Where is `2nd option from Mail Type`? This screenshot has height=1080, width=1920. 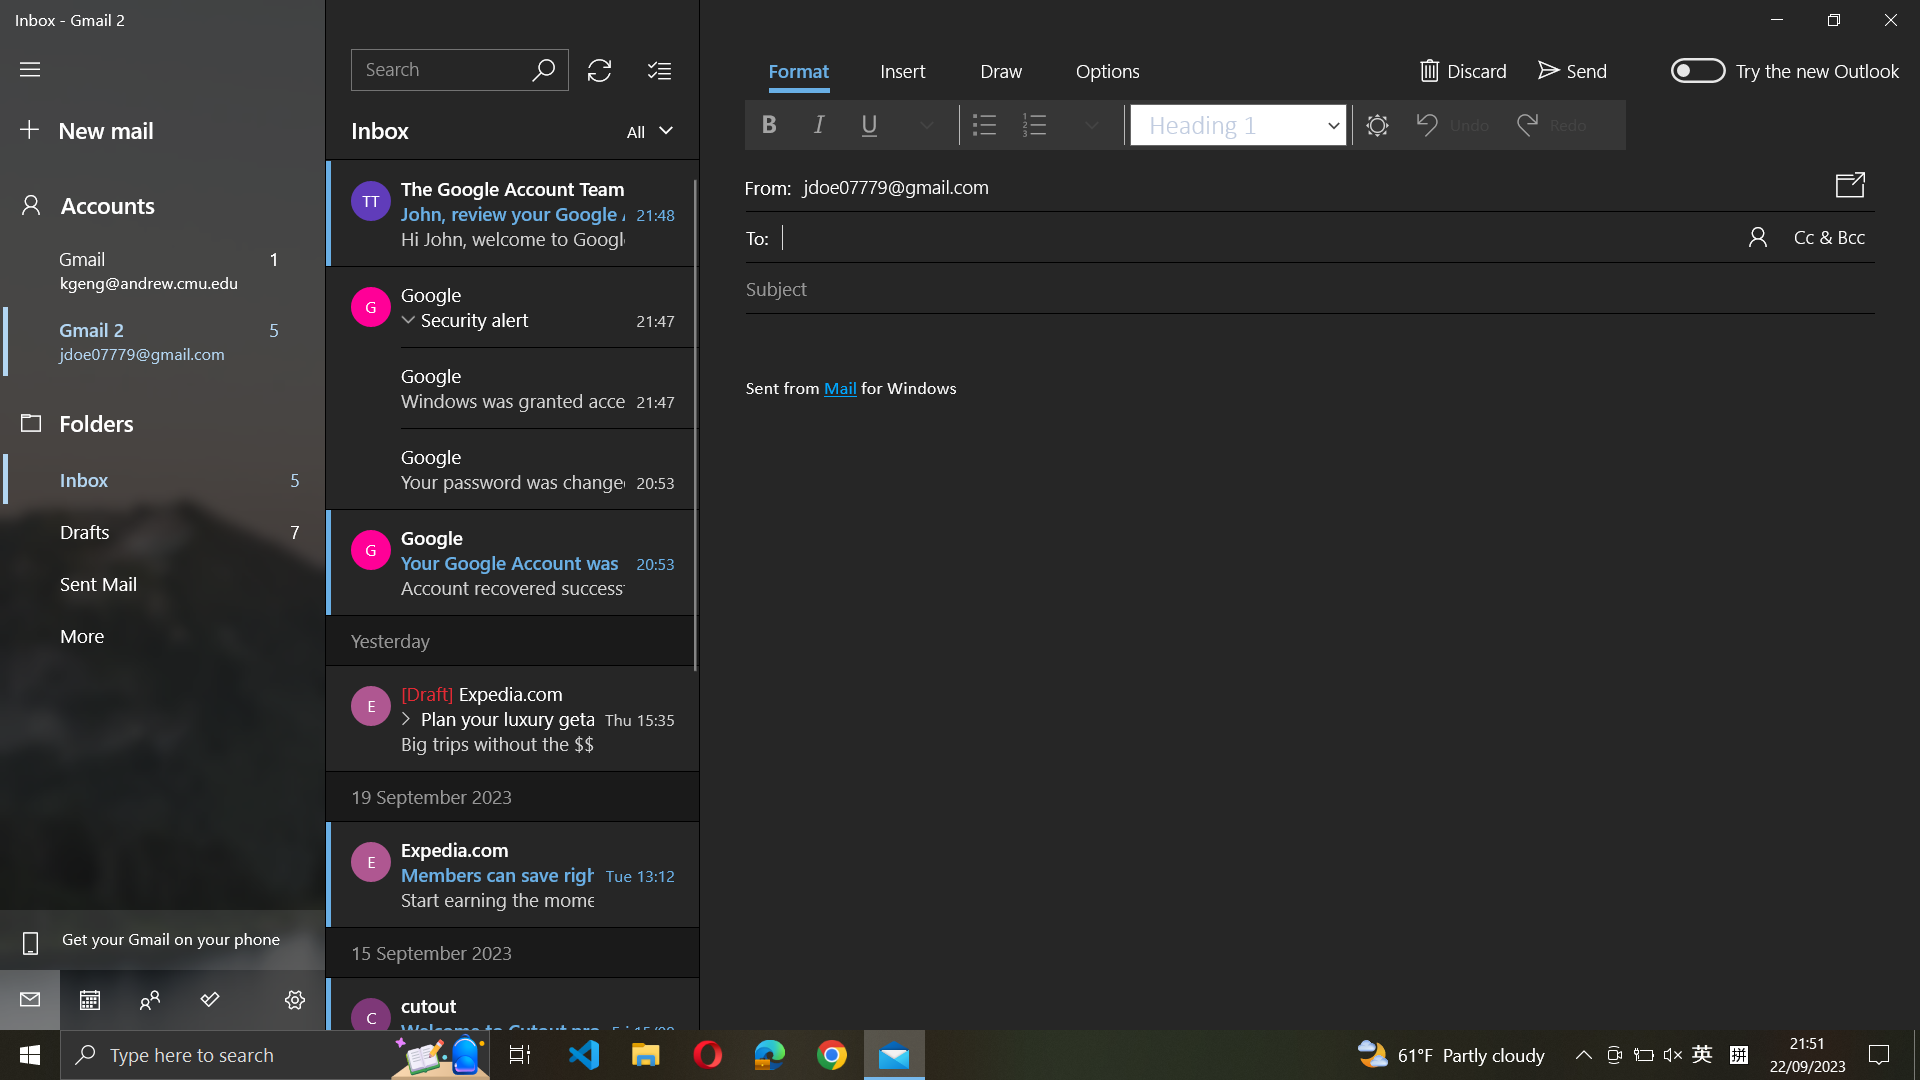
2nd option from Mail Type is located at coordinates (646, 130).